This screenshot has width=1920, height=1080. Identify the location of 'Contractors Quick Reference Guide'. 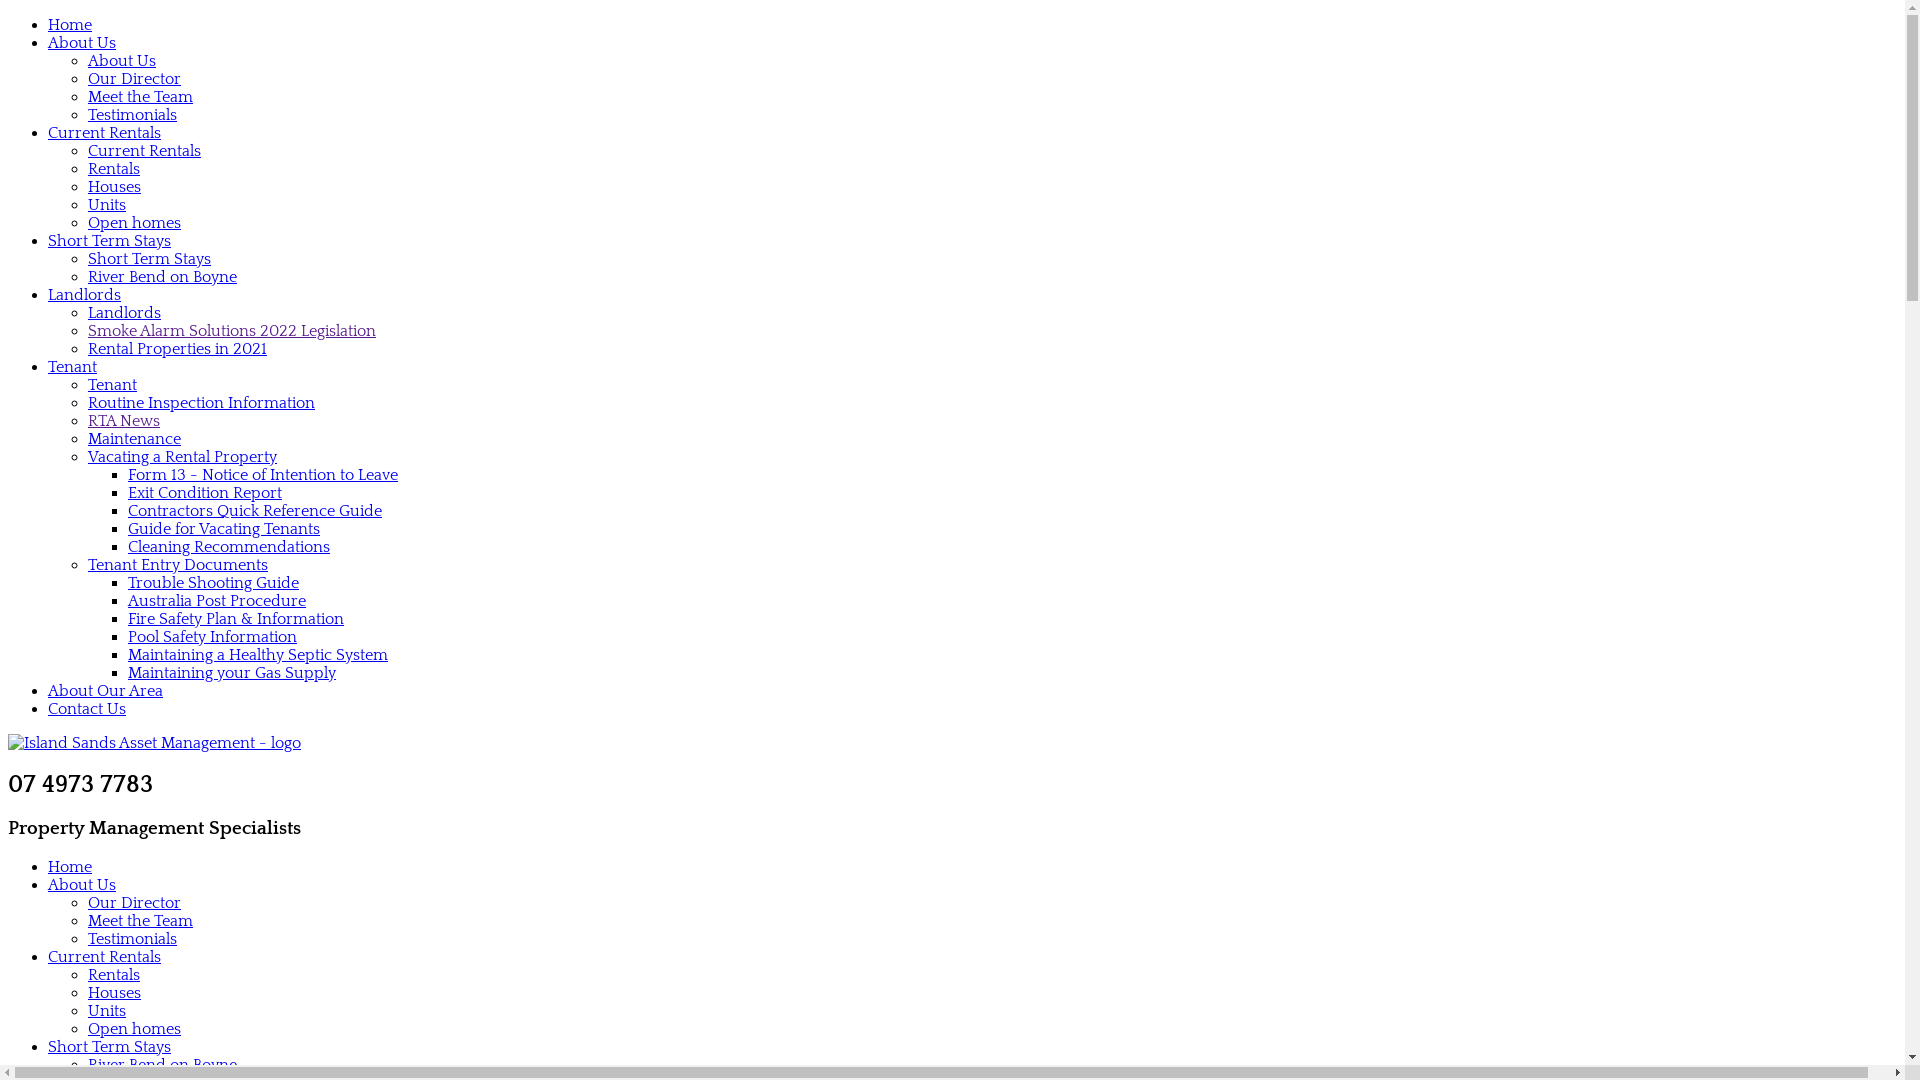
(127, 509).